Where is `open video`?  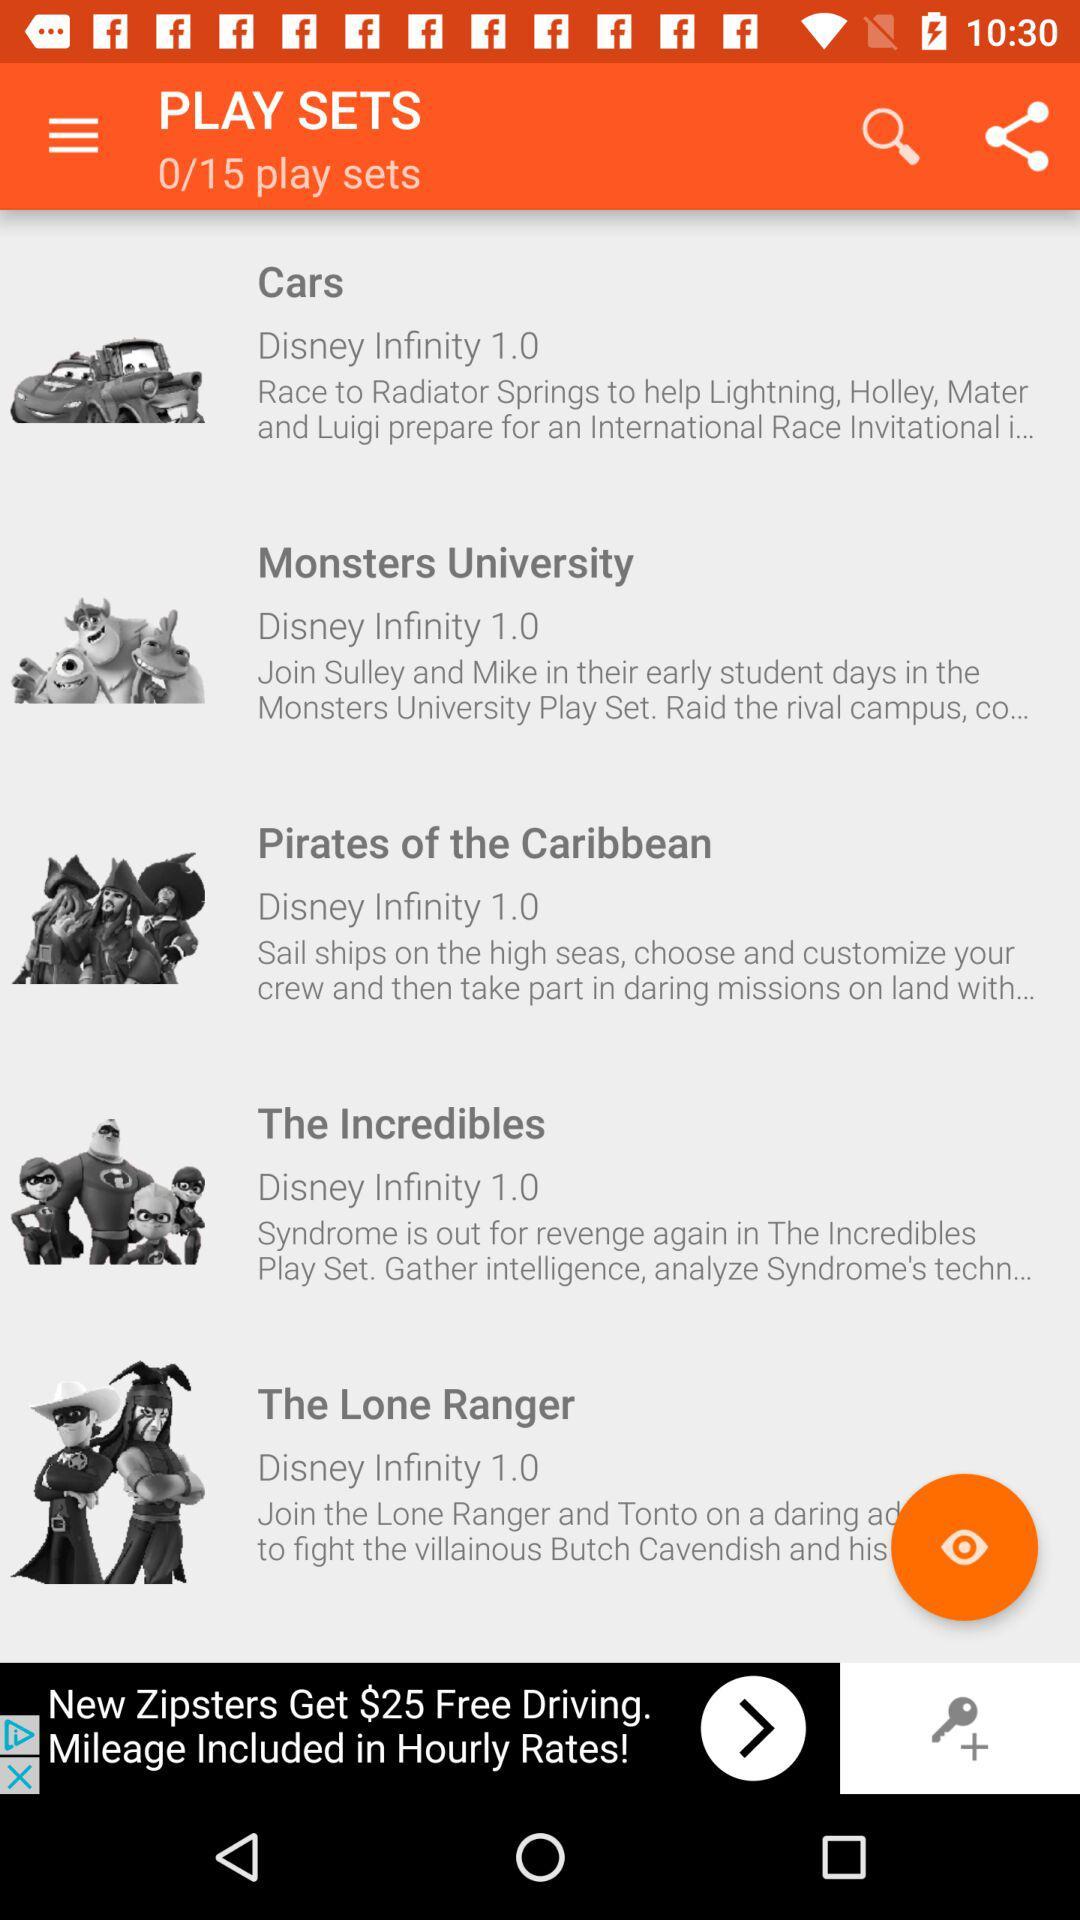
open video is located at coordinates (107, 1472).